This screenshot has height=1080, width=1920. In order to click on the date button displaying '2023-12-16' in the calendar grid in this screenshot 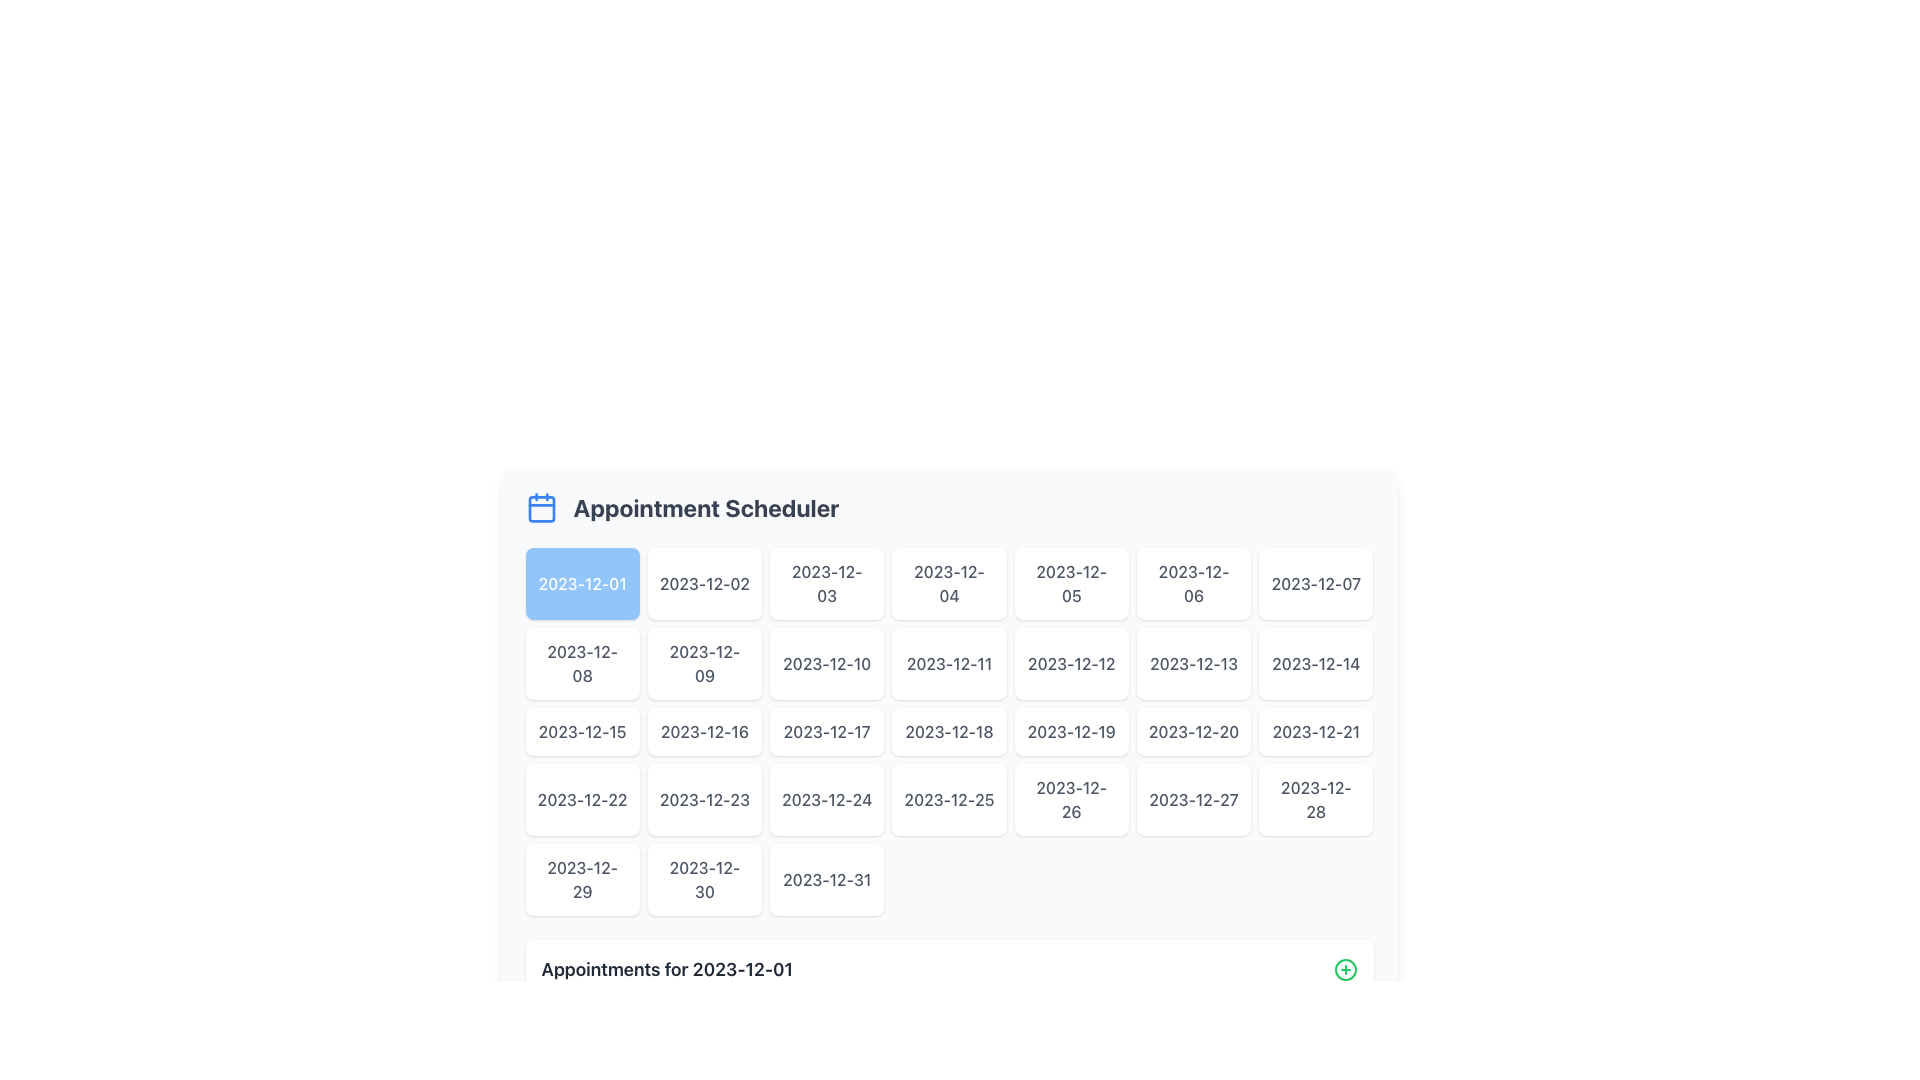, I will do `click(704, 732)`.